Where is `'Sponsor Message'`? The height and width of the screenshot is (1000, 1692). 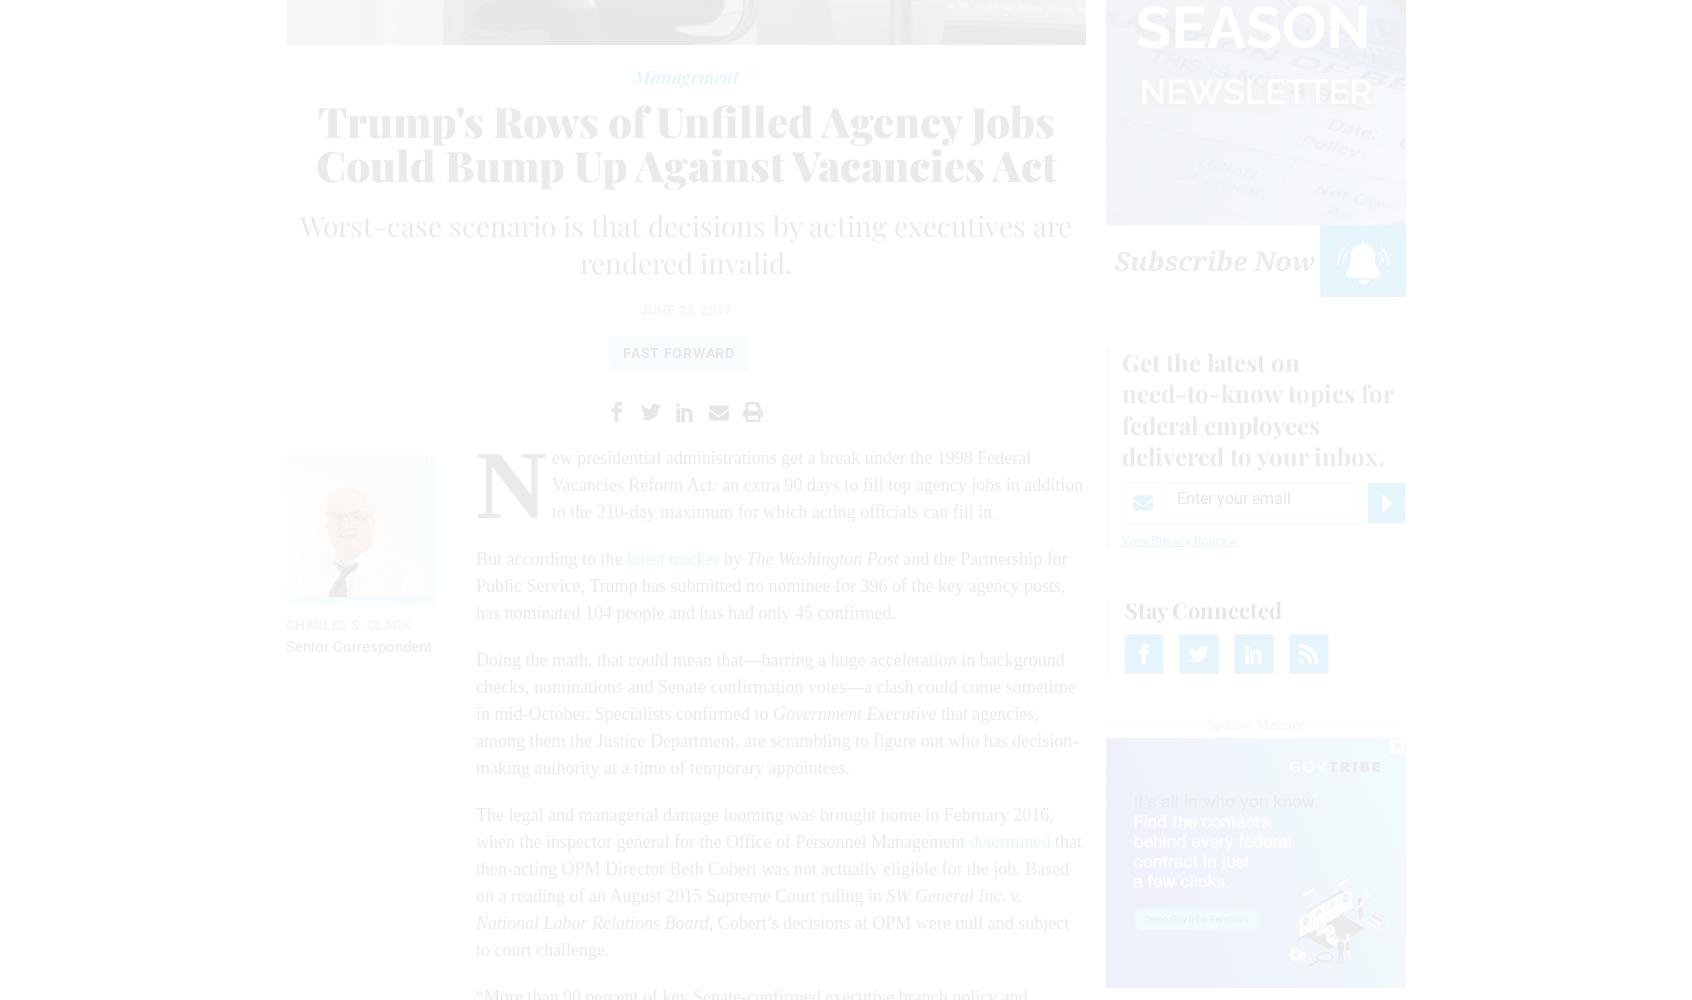 'Sponsor Message' is located at coordinates (1206, 722).